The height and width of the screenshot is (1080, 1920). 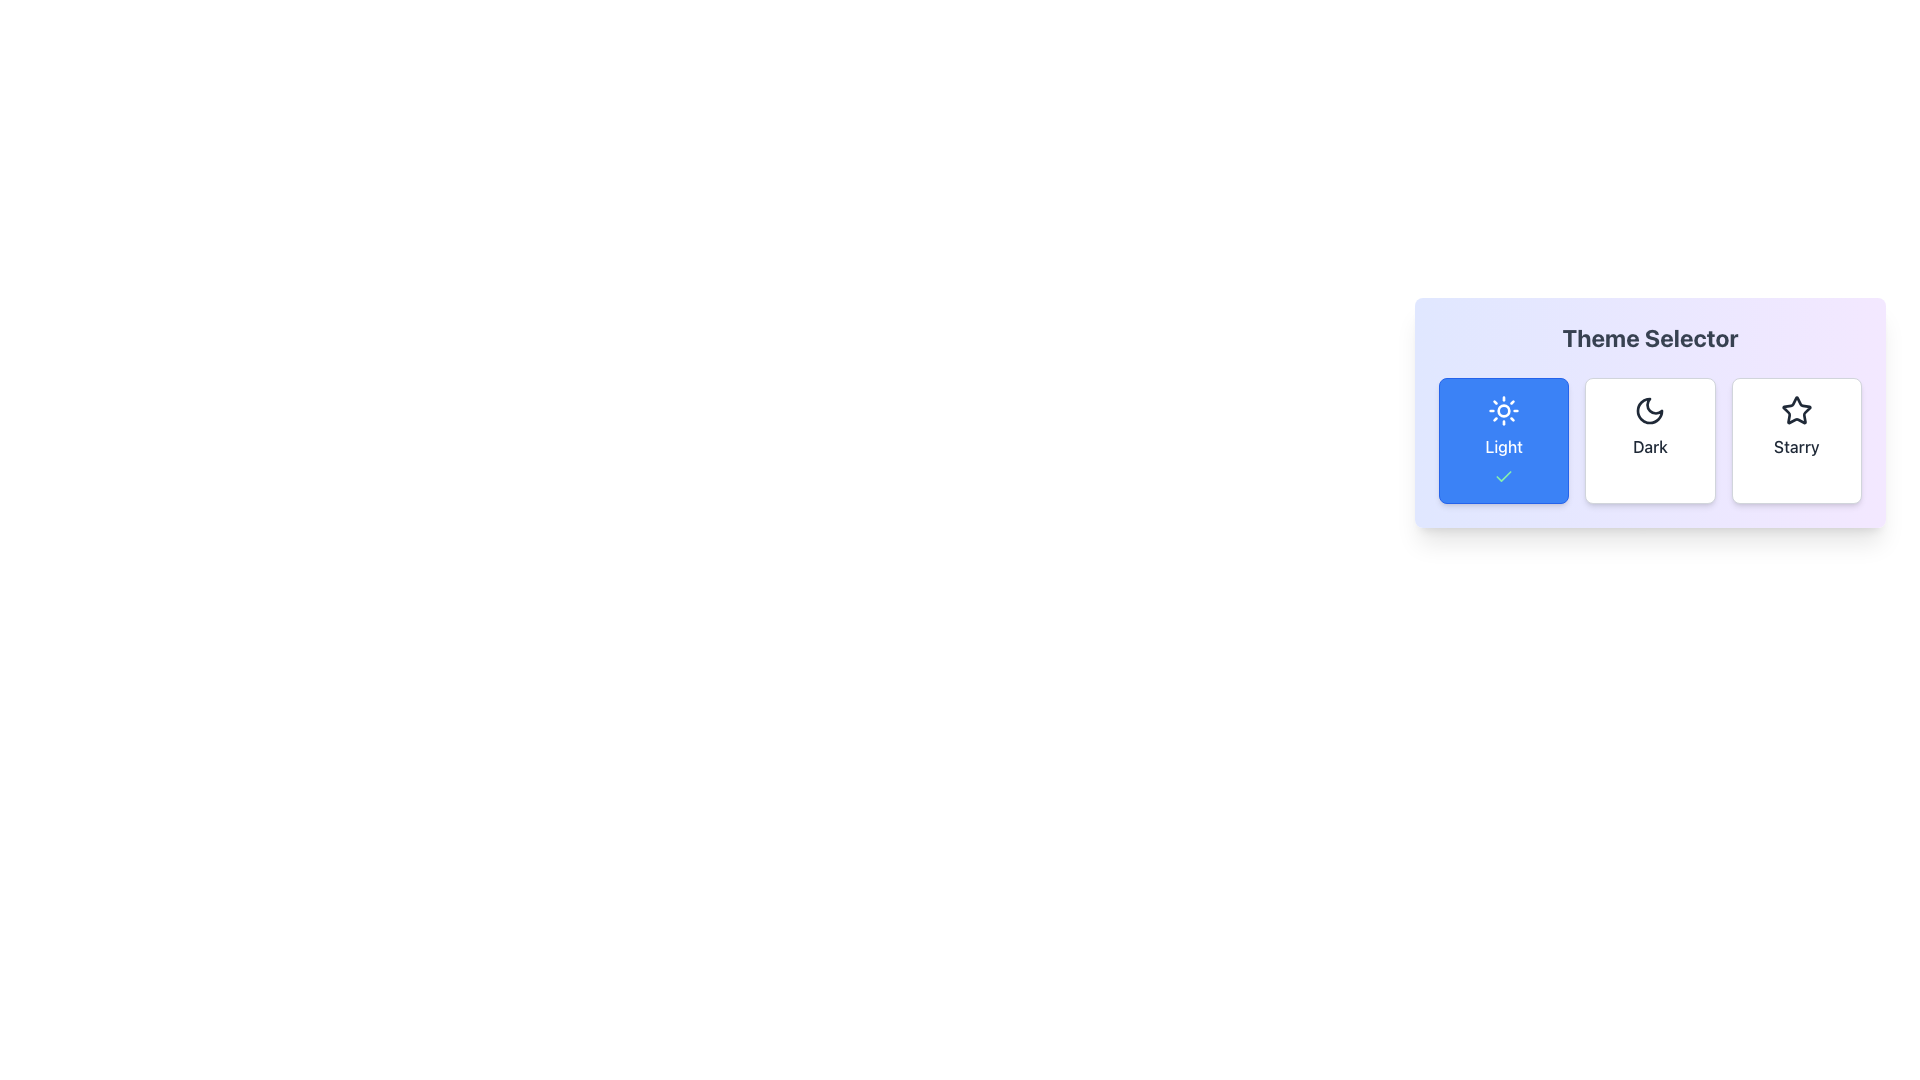 I want to click on the checkmark icon, which has a thin green stroke and is located within the 'Light' themed button on the leftmost side of the theme selector interface, below the 'Light' label text, so click(x=1504, y=477).